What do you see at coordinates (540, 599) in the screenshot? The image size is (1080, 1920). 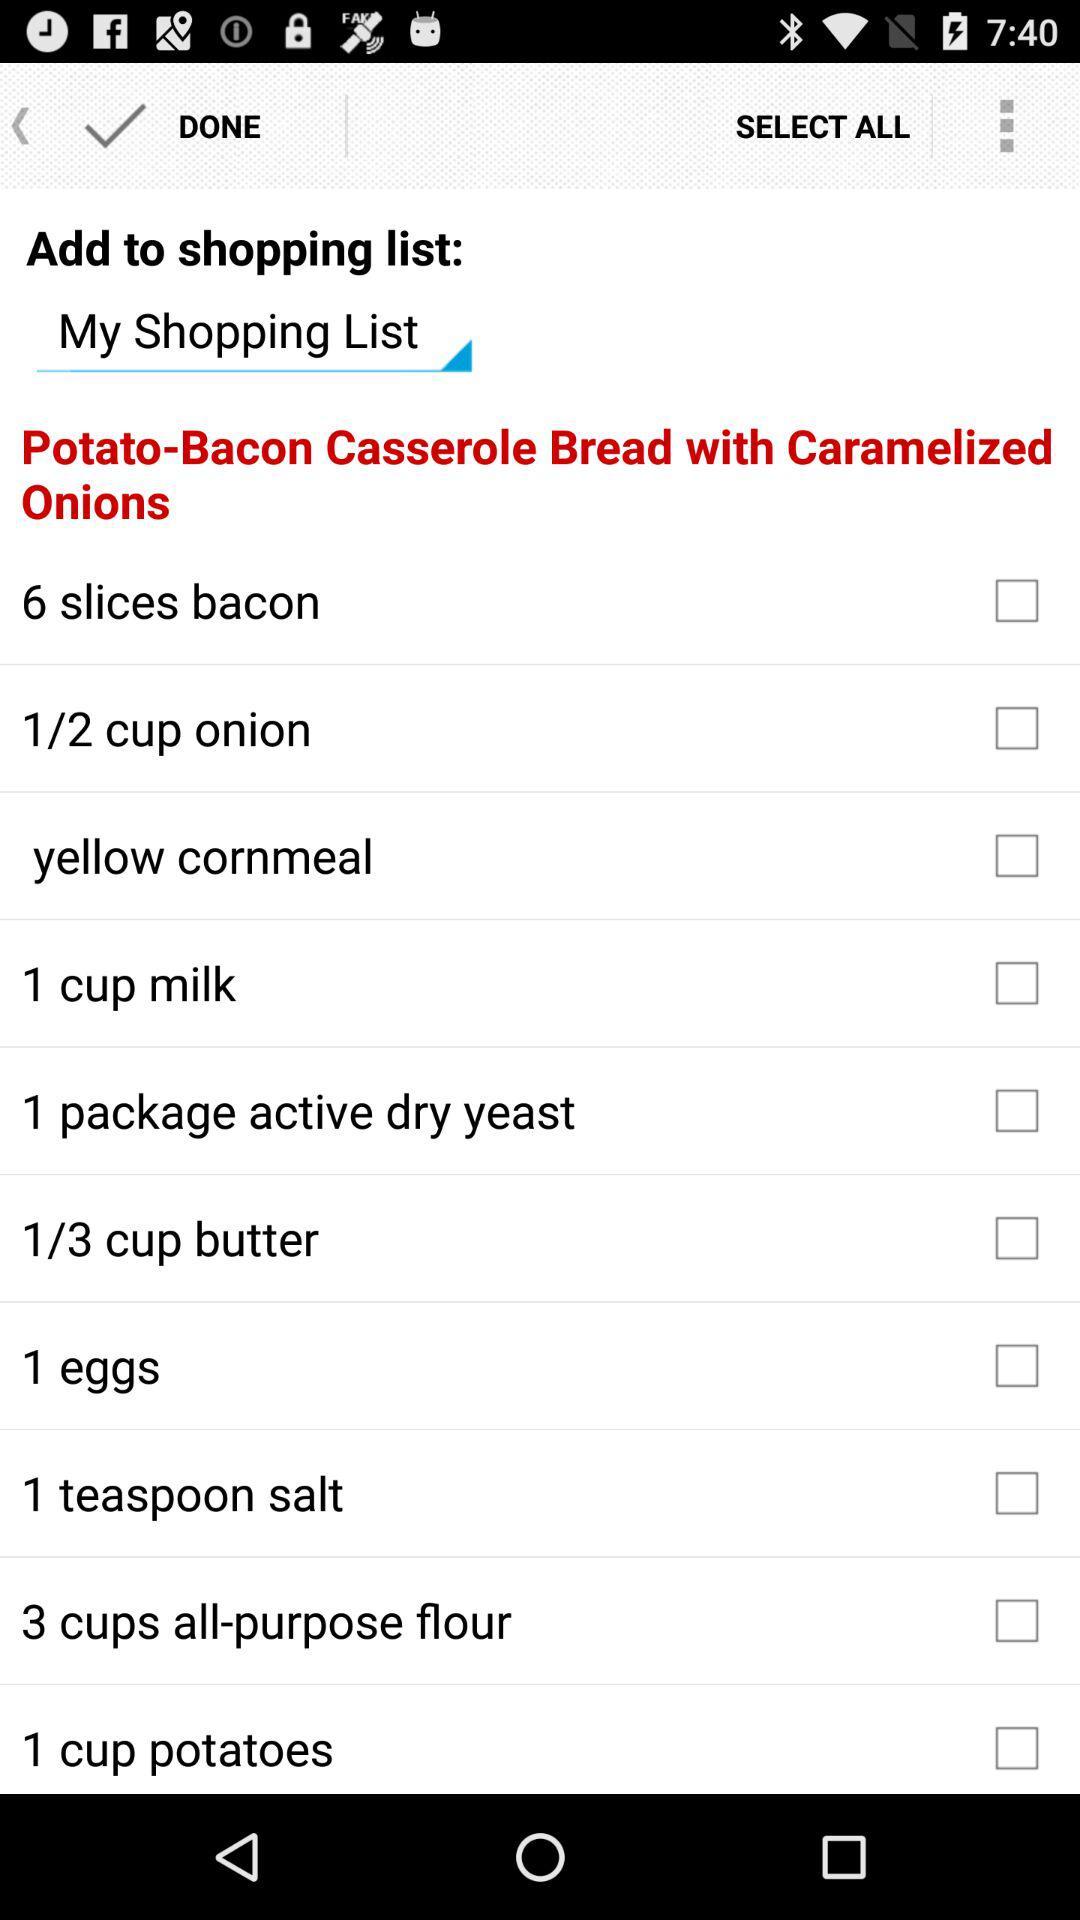 I see `the 6 slices bacon icon` at bounding box center [540, 599].